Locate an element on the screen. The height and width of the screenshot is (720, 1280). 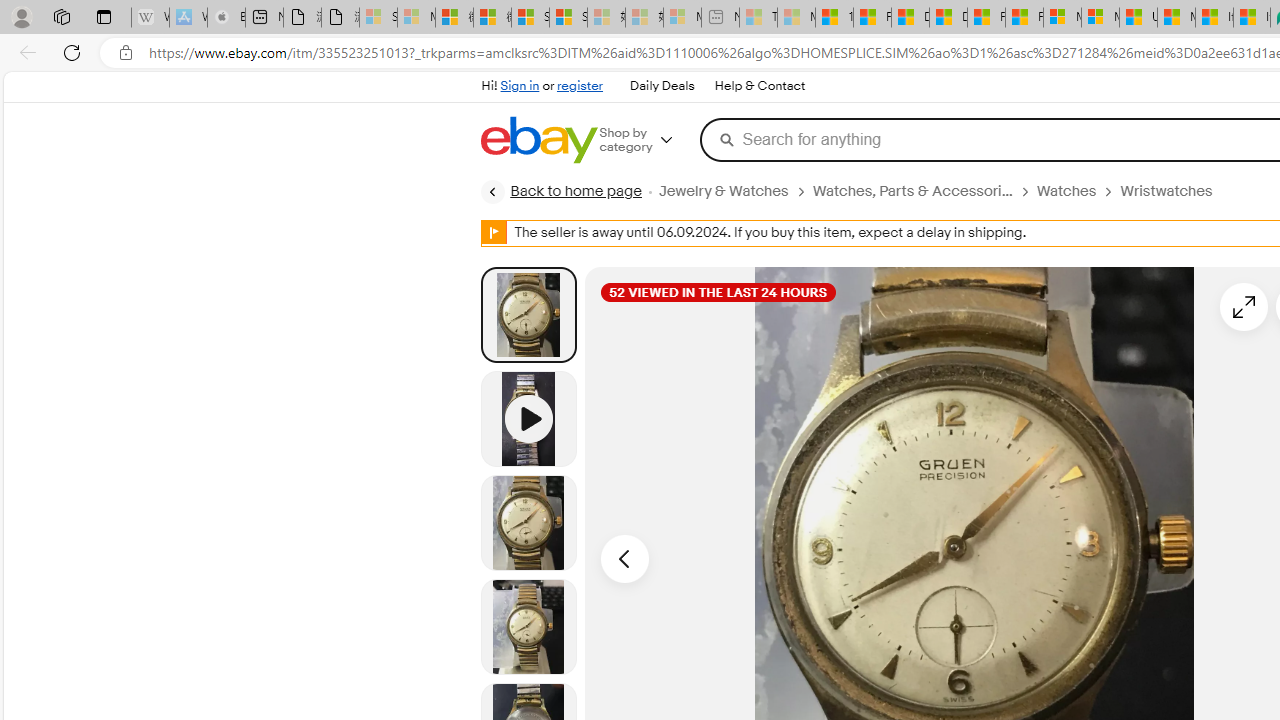
'Foo BAR | Trusted Community Engagement and Contributions' is located at coordinates (1024, 17).